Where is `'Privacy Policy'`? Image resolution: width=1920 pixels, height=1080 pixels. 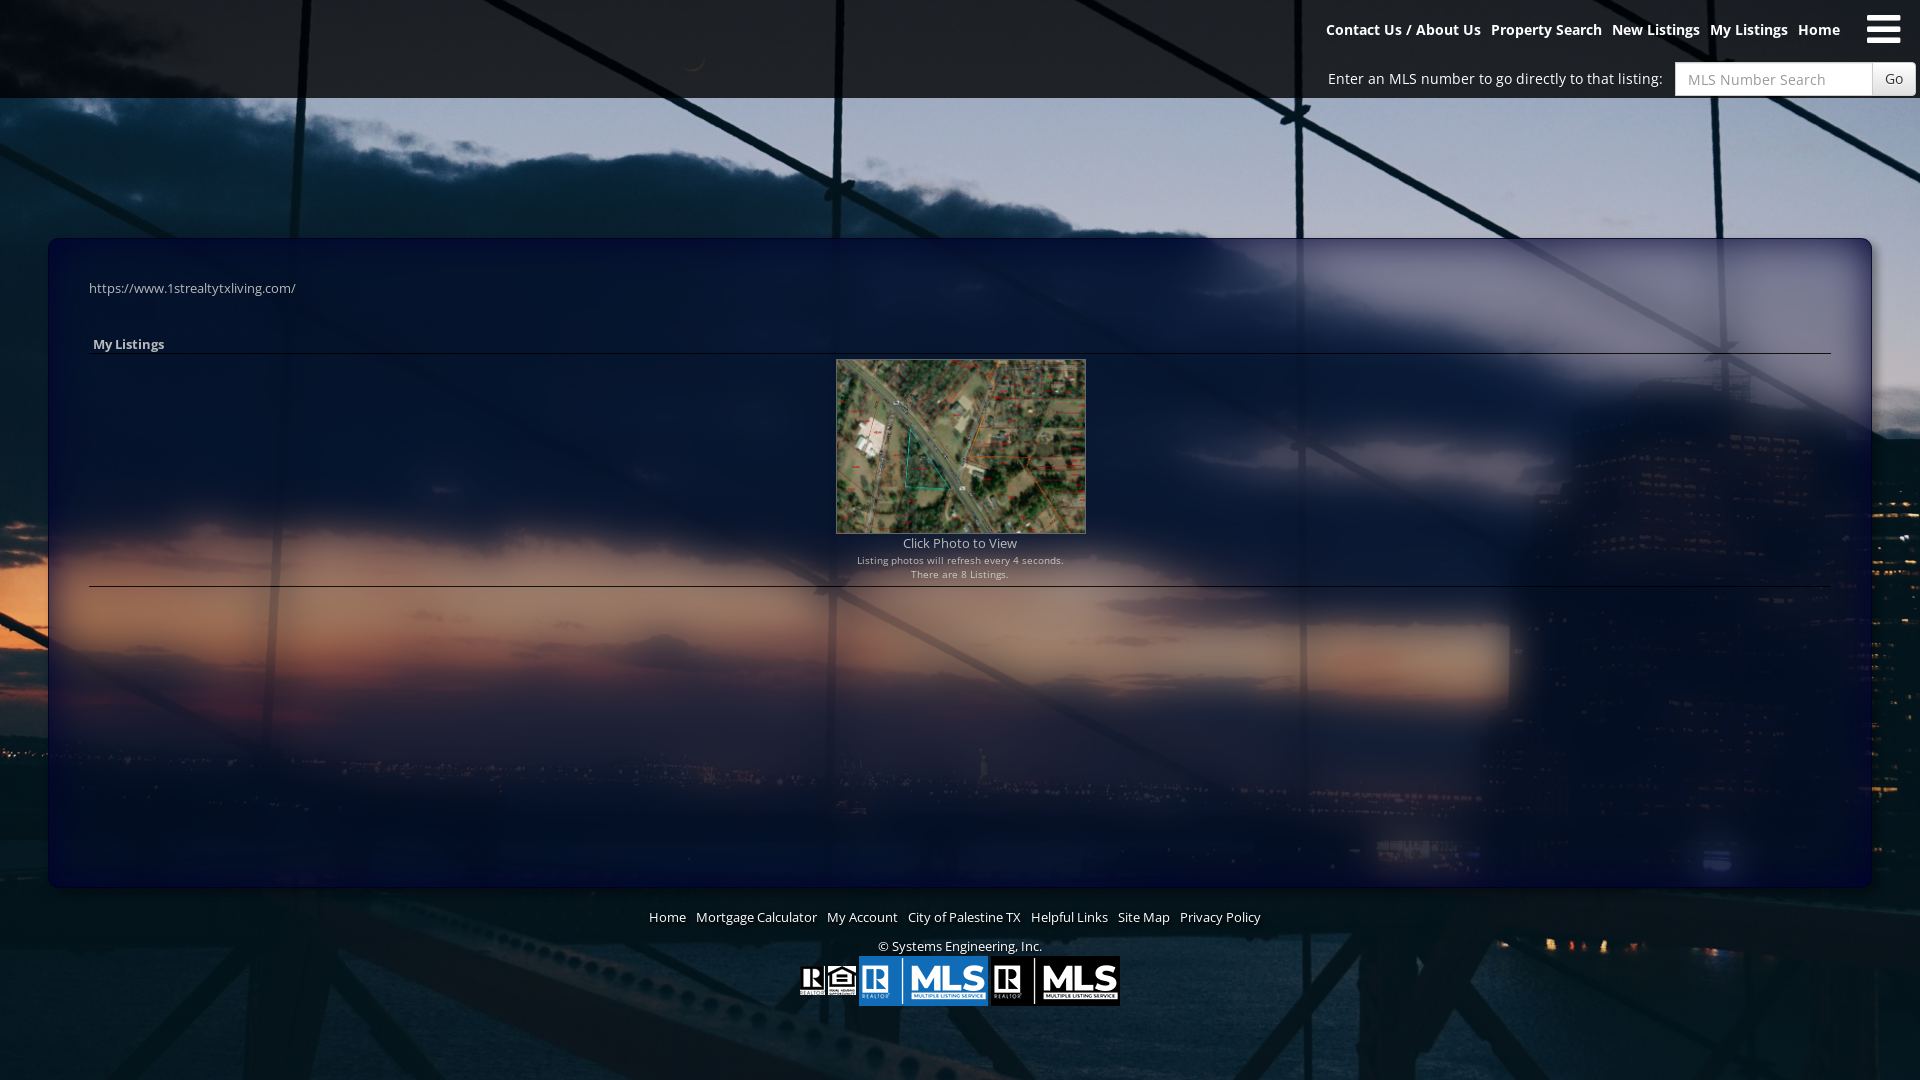 'Privacy Policy' is located at coordinates (1219, 917).